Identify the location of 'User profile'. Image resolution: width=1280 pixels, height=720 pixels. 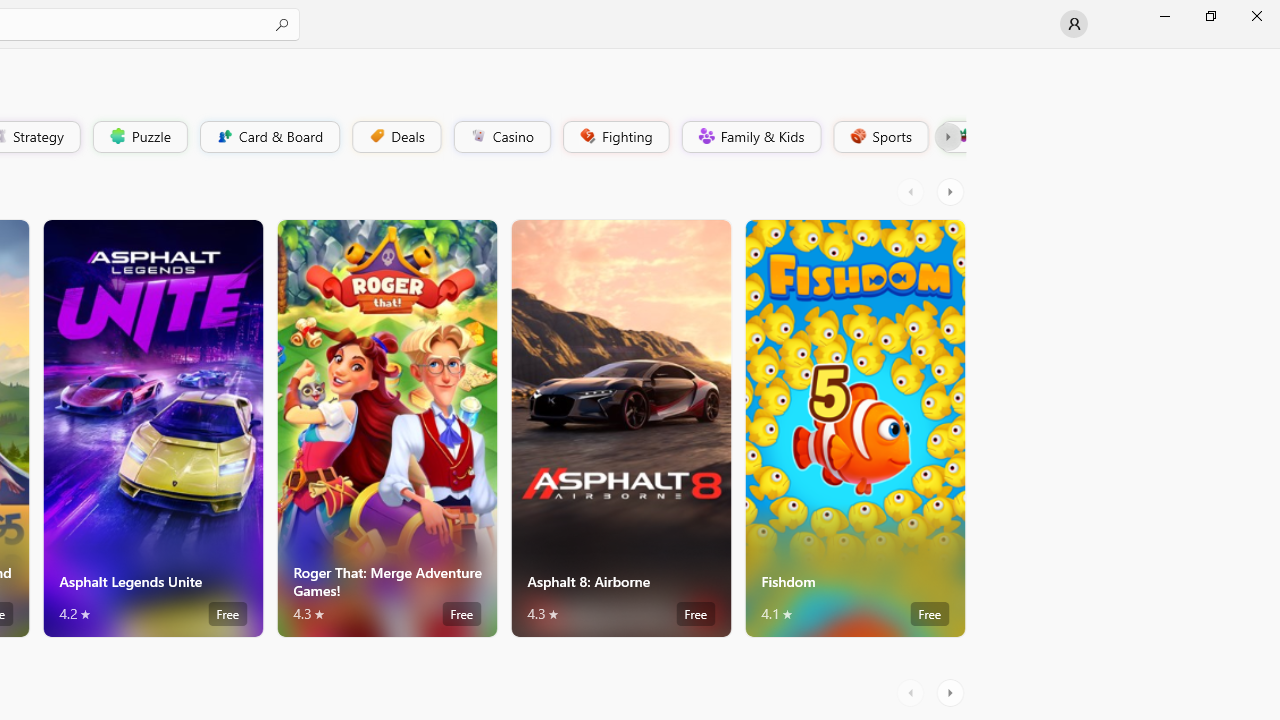
(1072, 24).